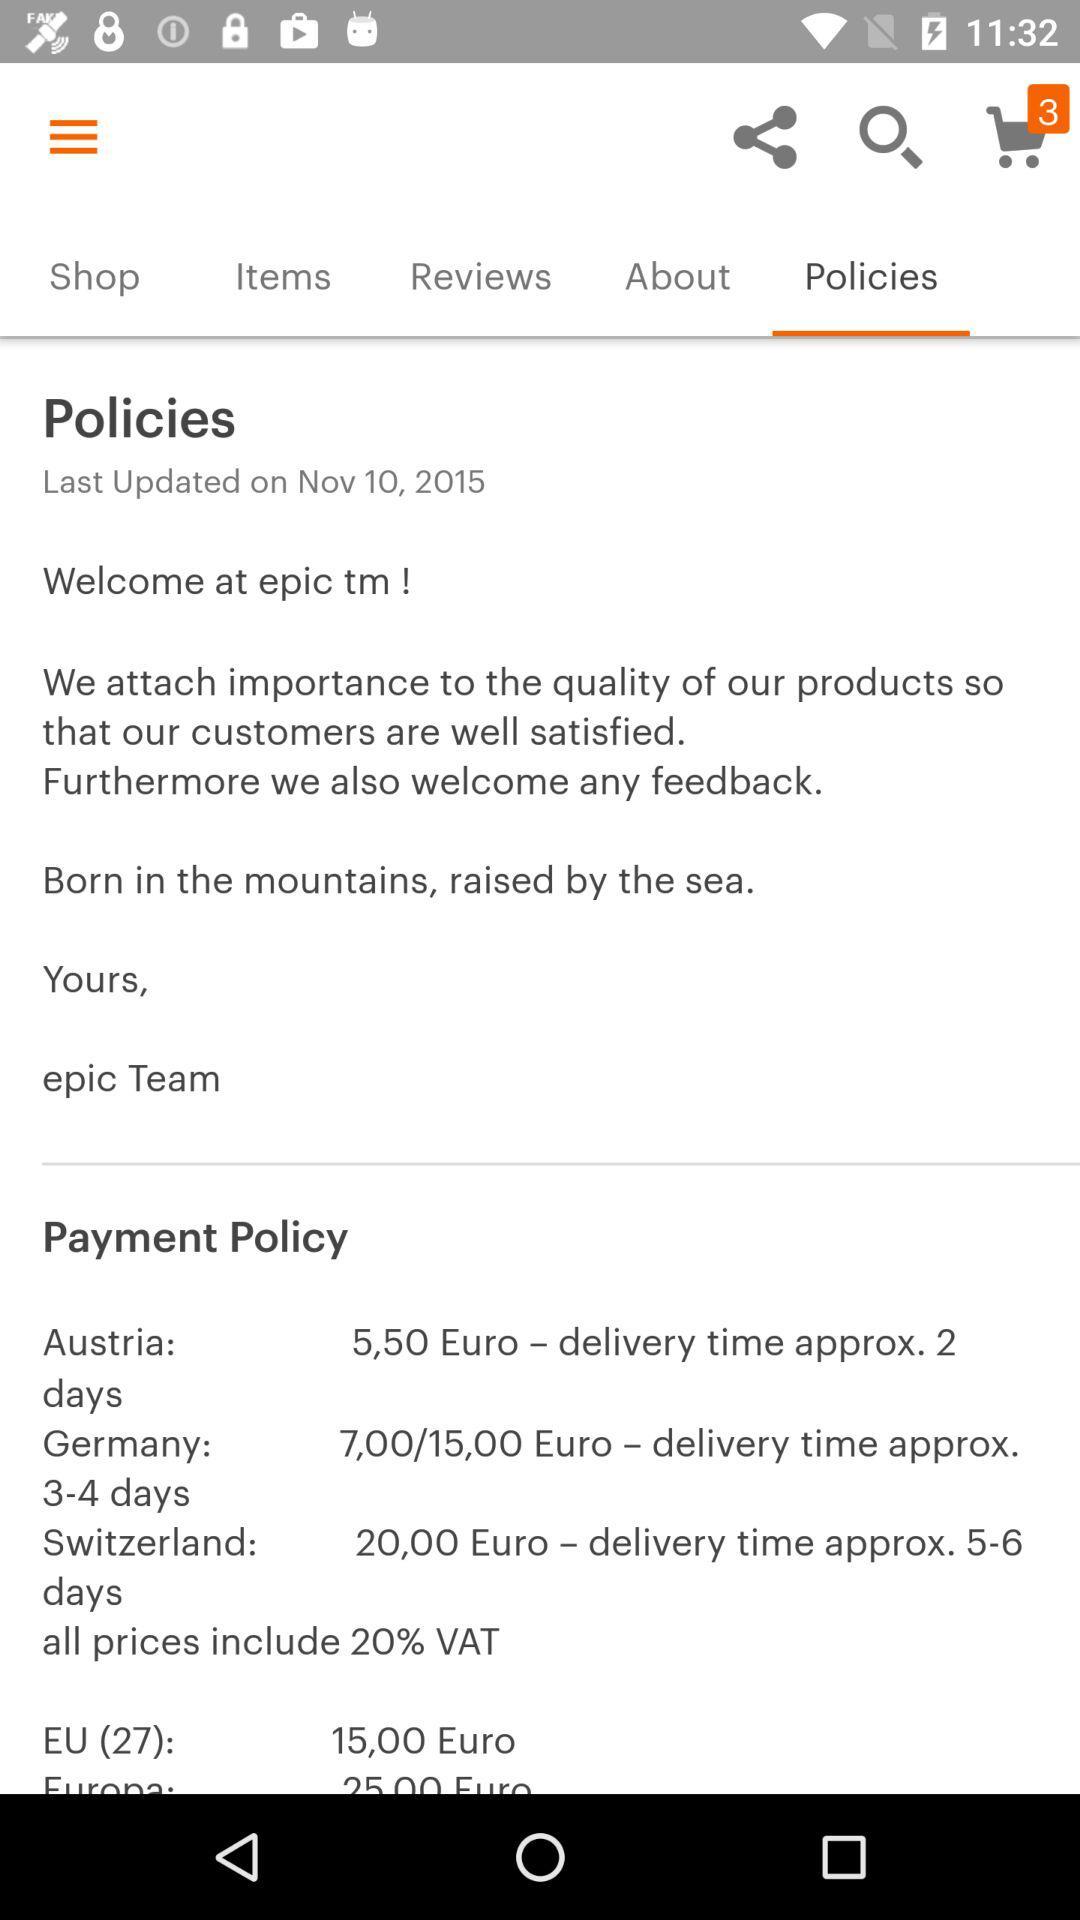 The width and height of the screenshot is (1080, 1920). I want to click on the payment policy item, so click(540, 1232).